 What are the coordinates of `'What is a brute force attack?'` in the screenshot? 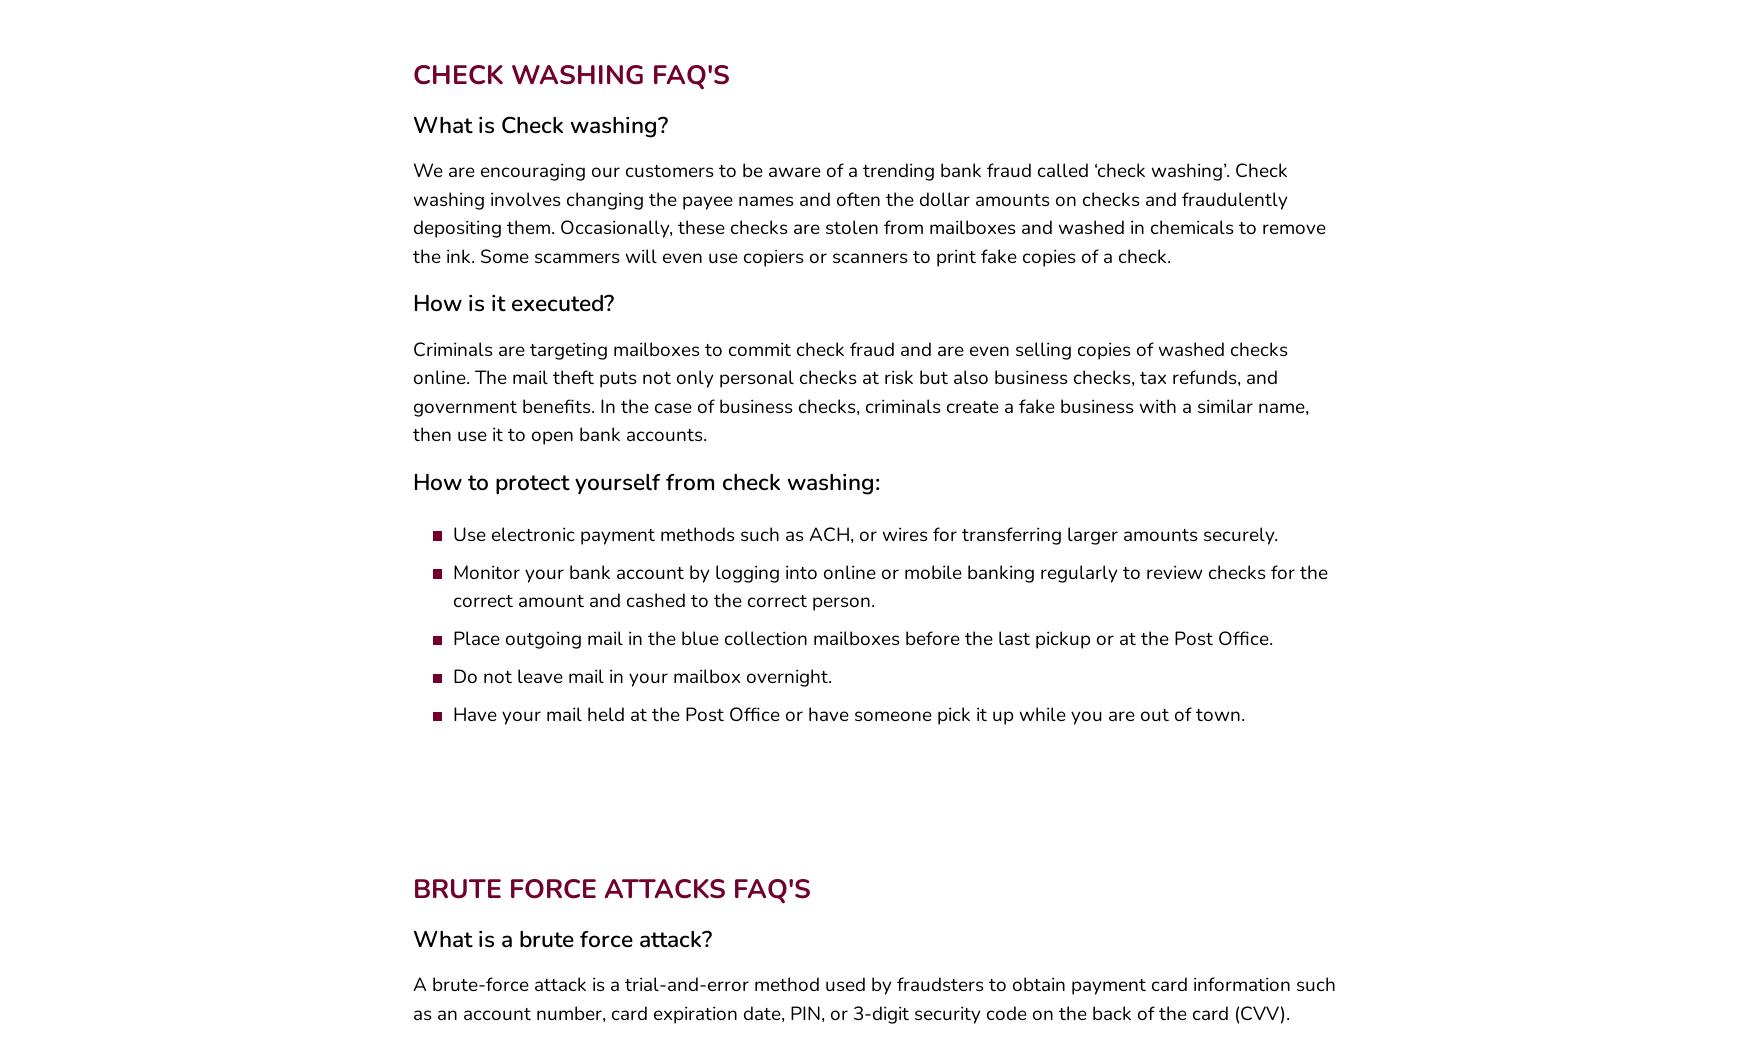 It's located at (560, 945).